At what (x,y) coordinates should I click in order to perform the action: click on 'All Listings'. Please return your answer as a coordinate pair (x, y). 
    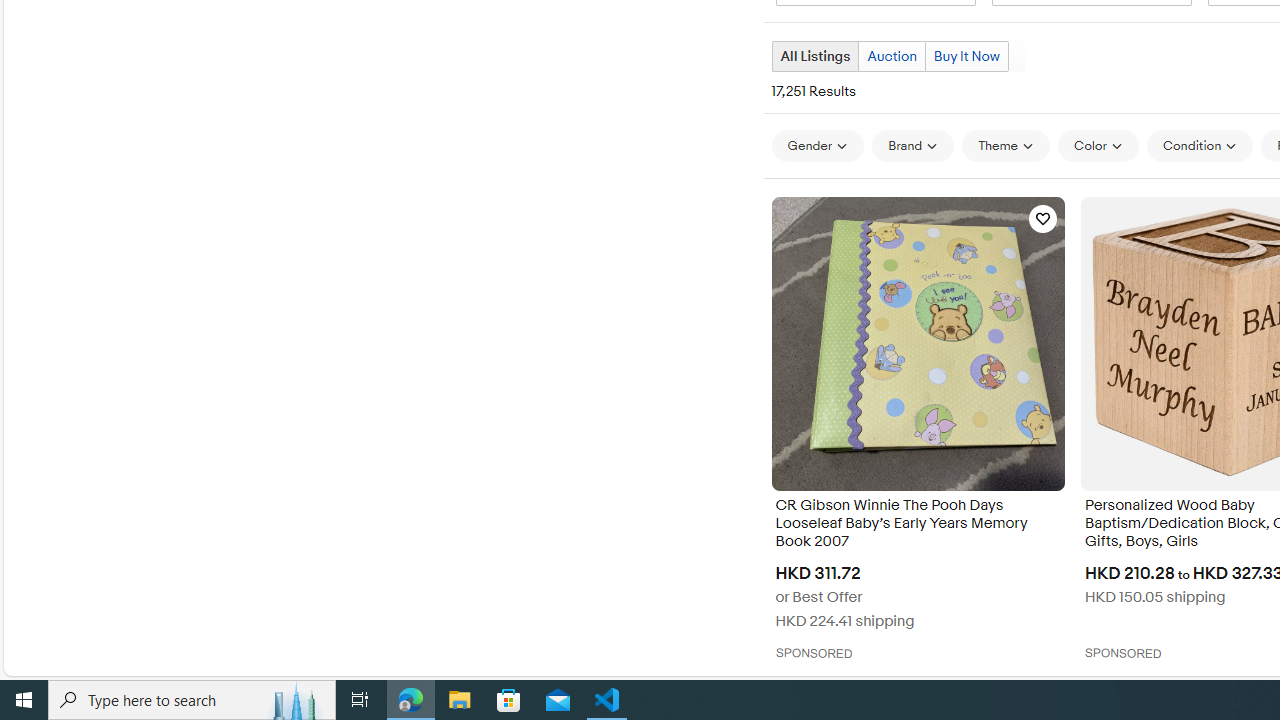
    Looking at the image, I should click on (814, 55).